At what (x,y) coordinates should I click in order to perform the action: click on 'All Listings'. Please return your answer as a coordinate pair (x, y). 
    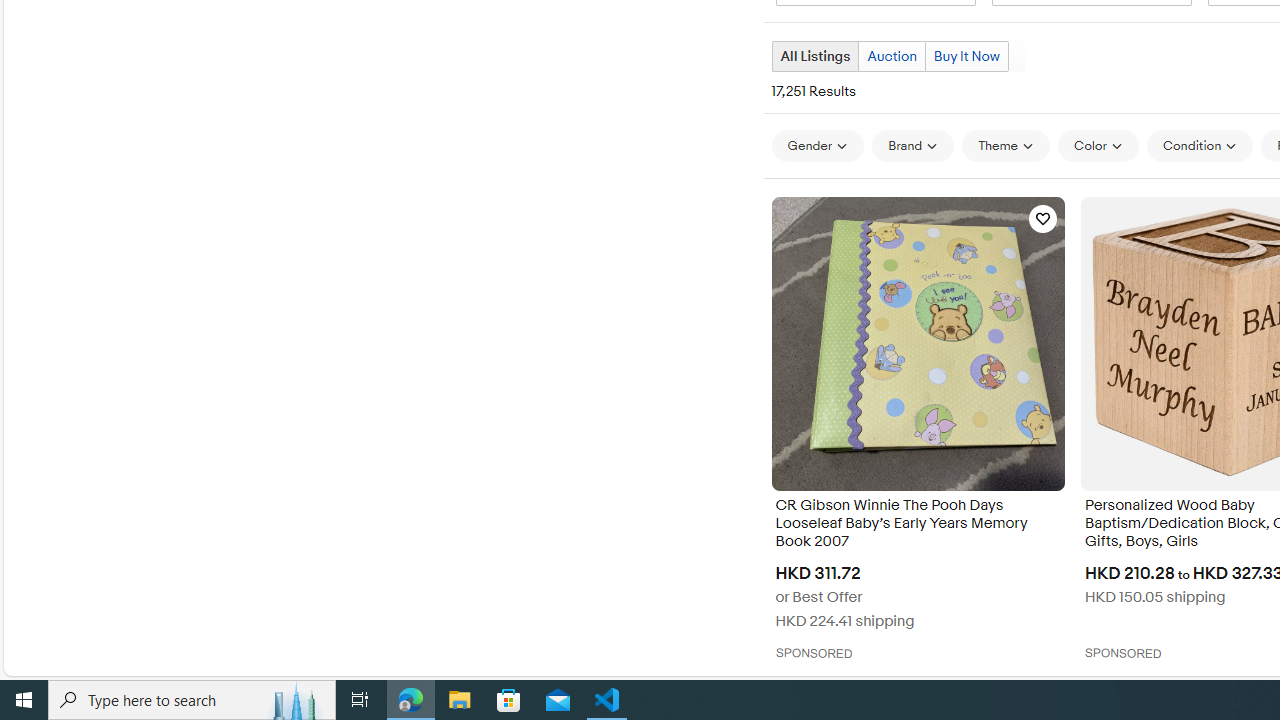
    Looking at the image, I should click on (814, 55).